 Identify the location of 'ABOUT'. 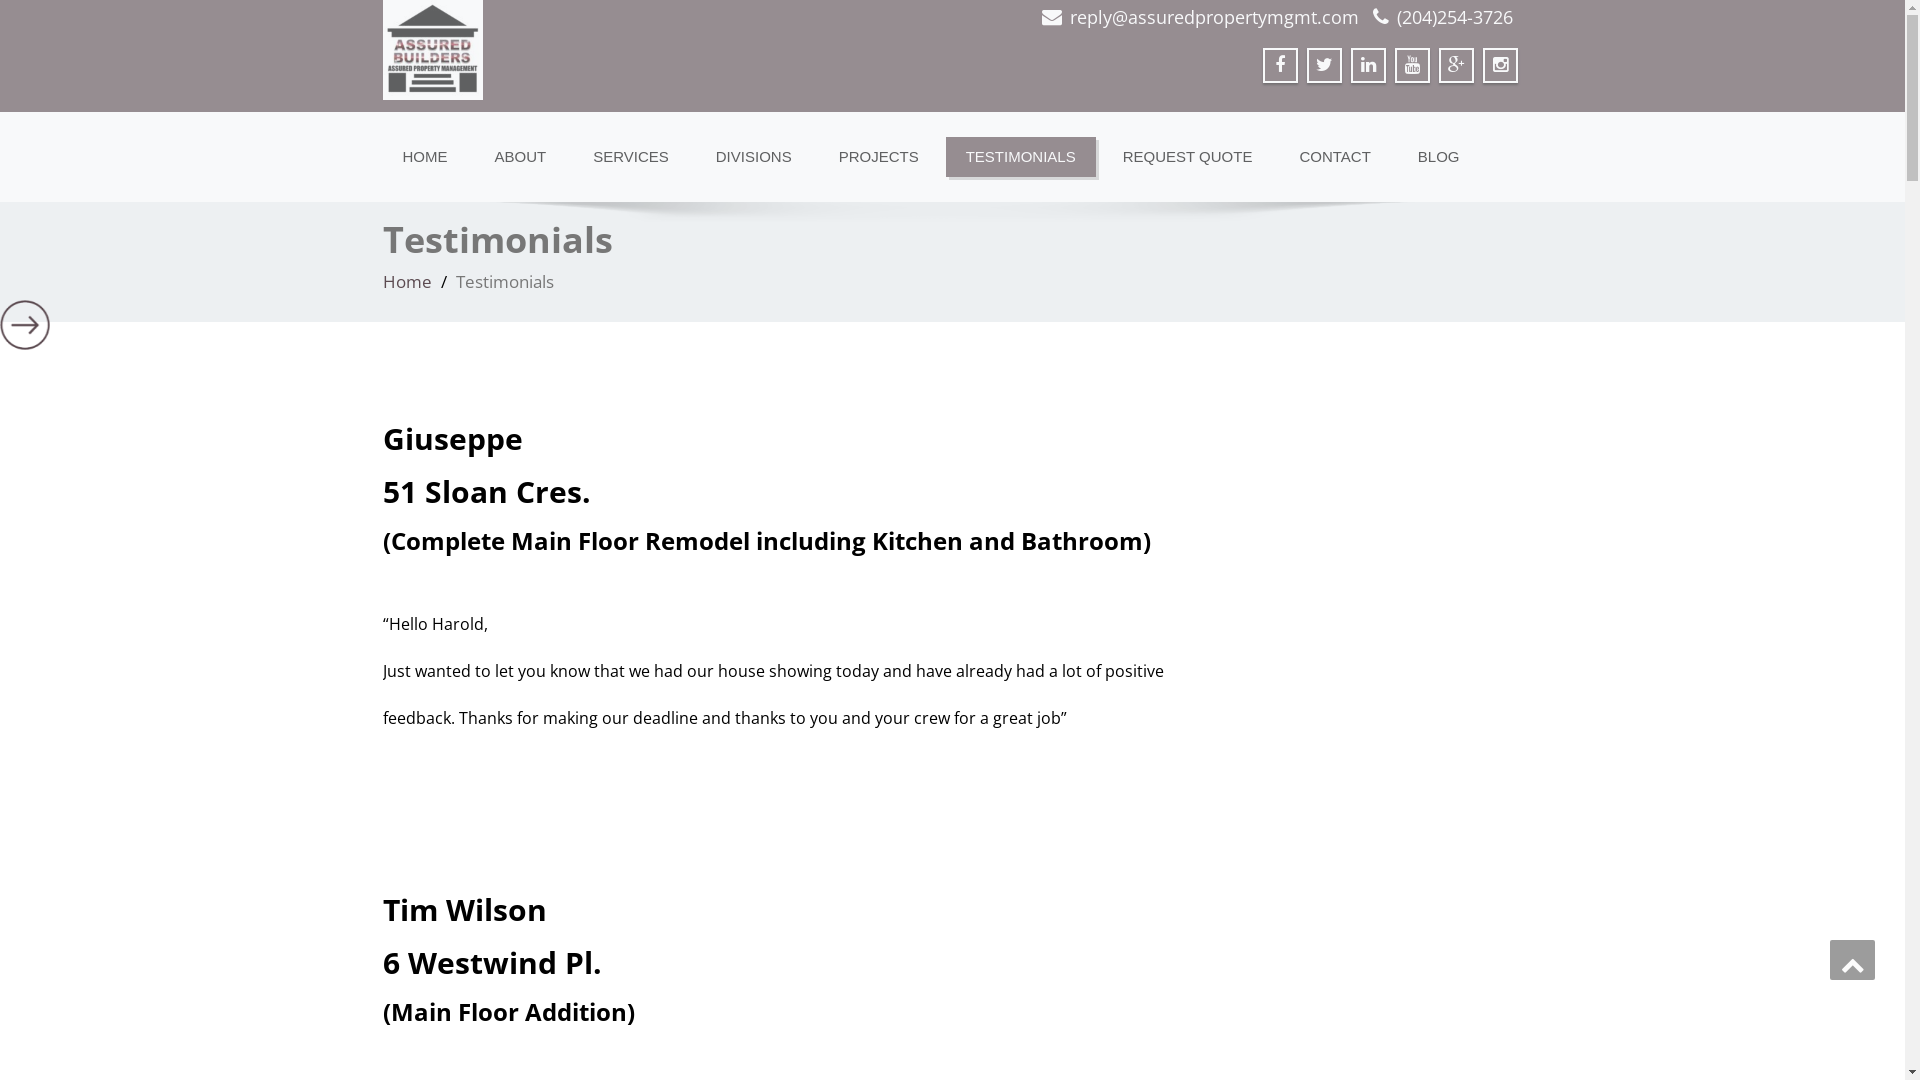
(519, 156).